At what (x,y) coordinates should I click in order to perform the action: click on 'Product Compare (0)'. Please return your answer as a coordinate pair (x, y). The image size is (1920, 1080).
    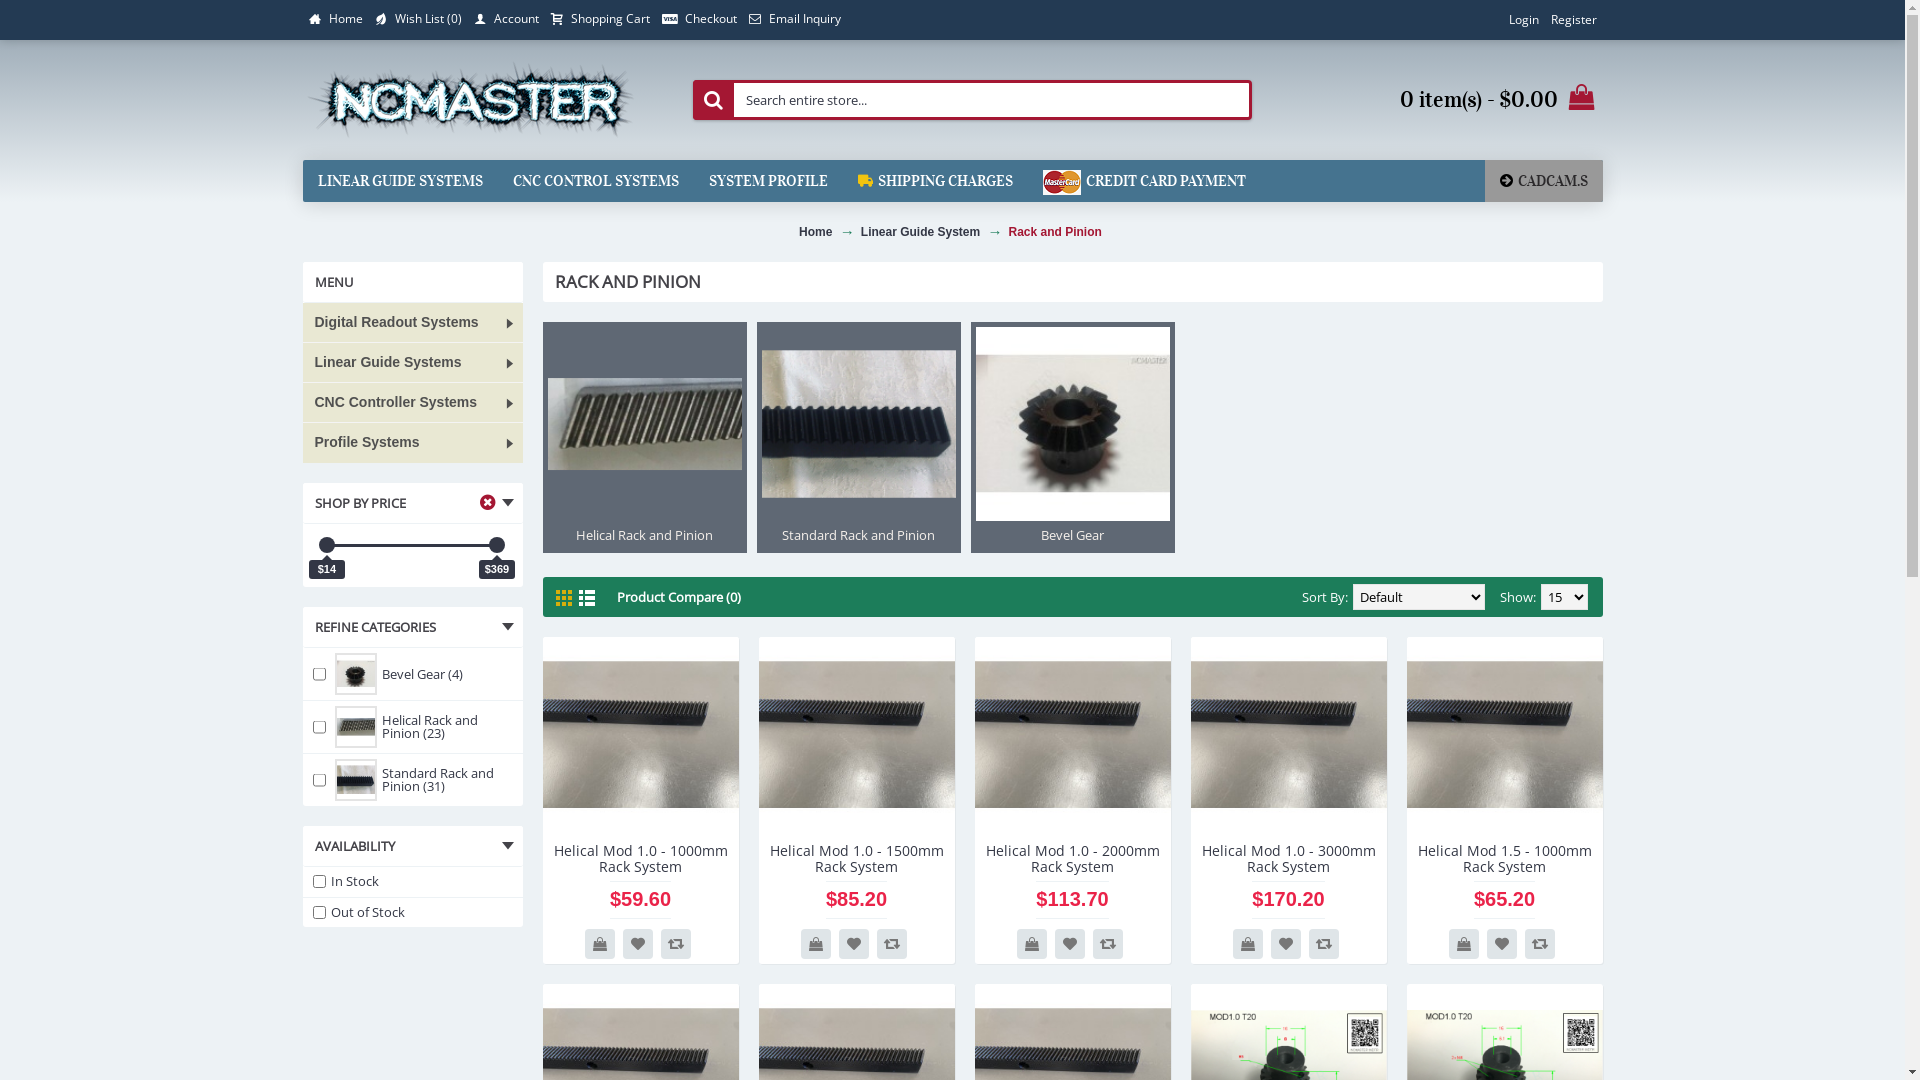
    Looking at the image, I should click on (677, 596).